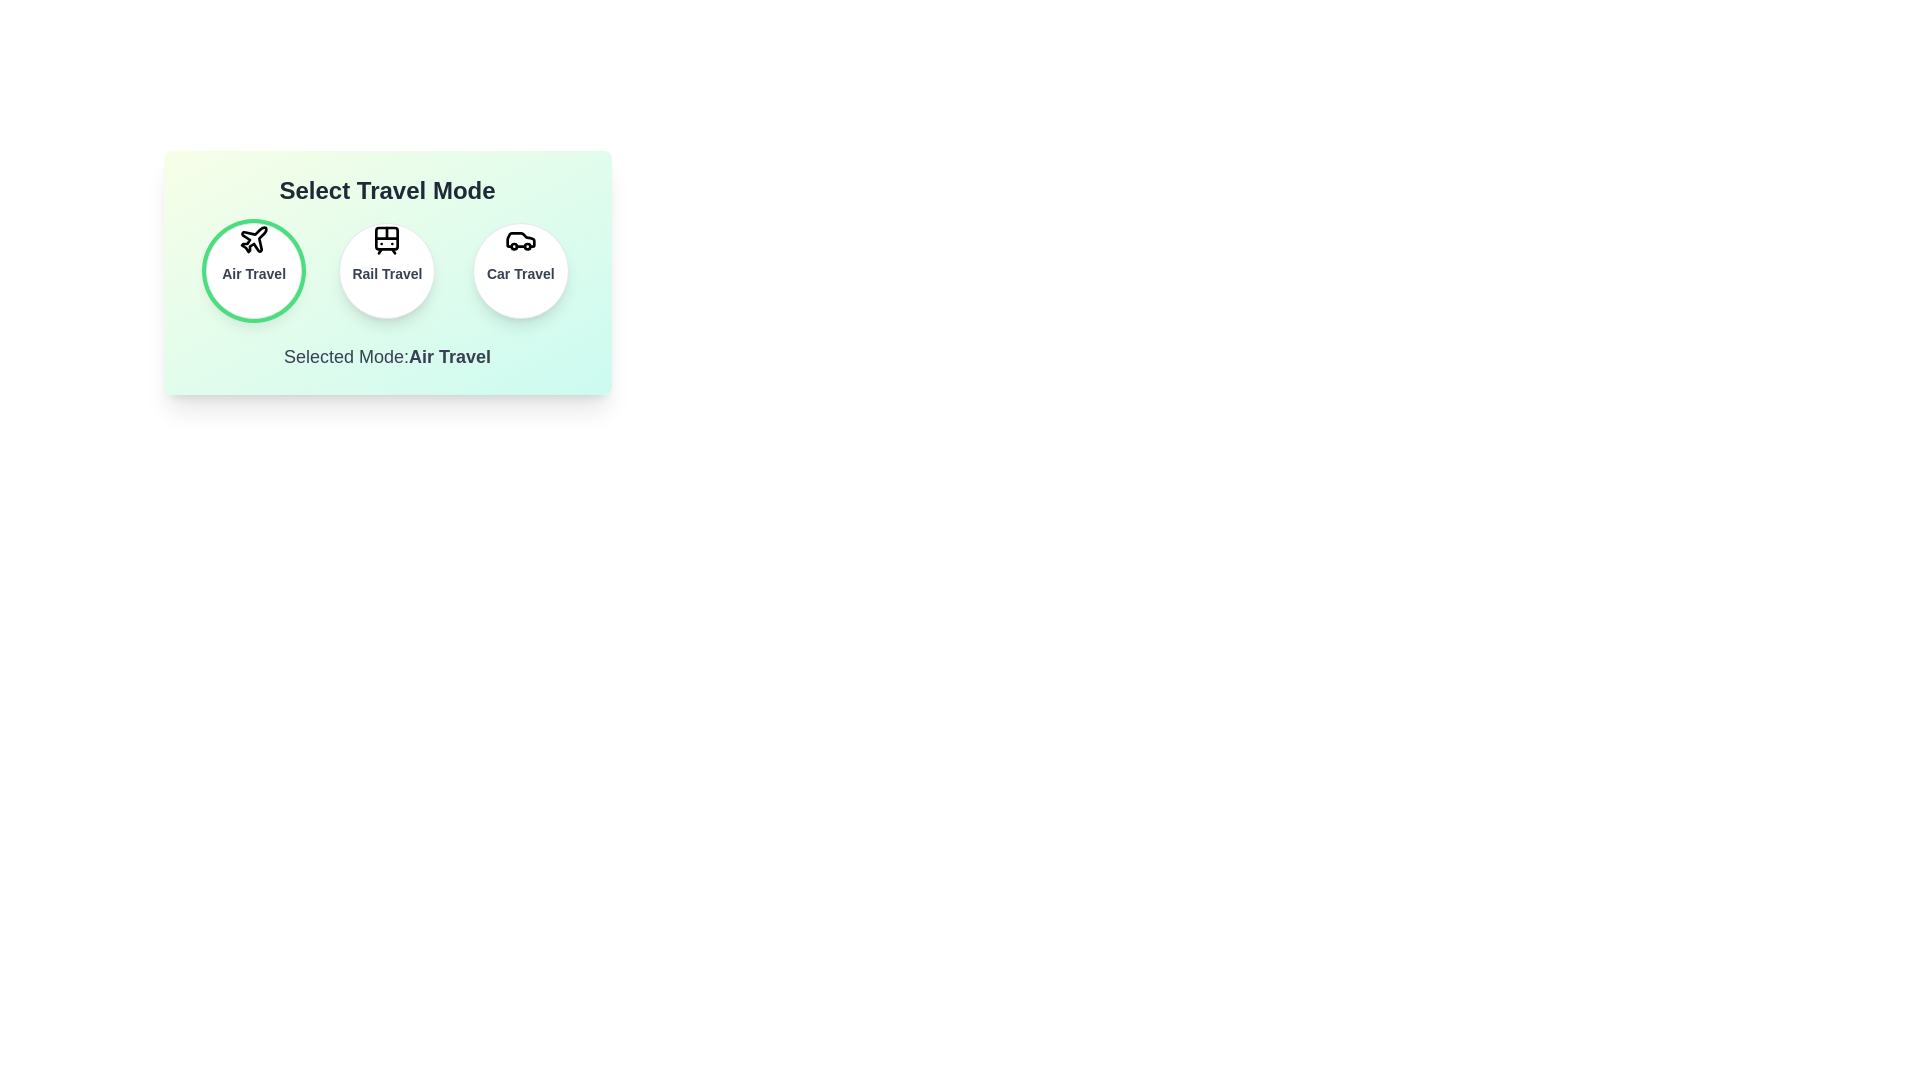  Describe the element at coordinates (253, 270) in the screenshot. I see `the button for Air Travel travel to see the hover effect` at that location.